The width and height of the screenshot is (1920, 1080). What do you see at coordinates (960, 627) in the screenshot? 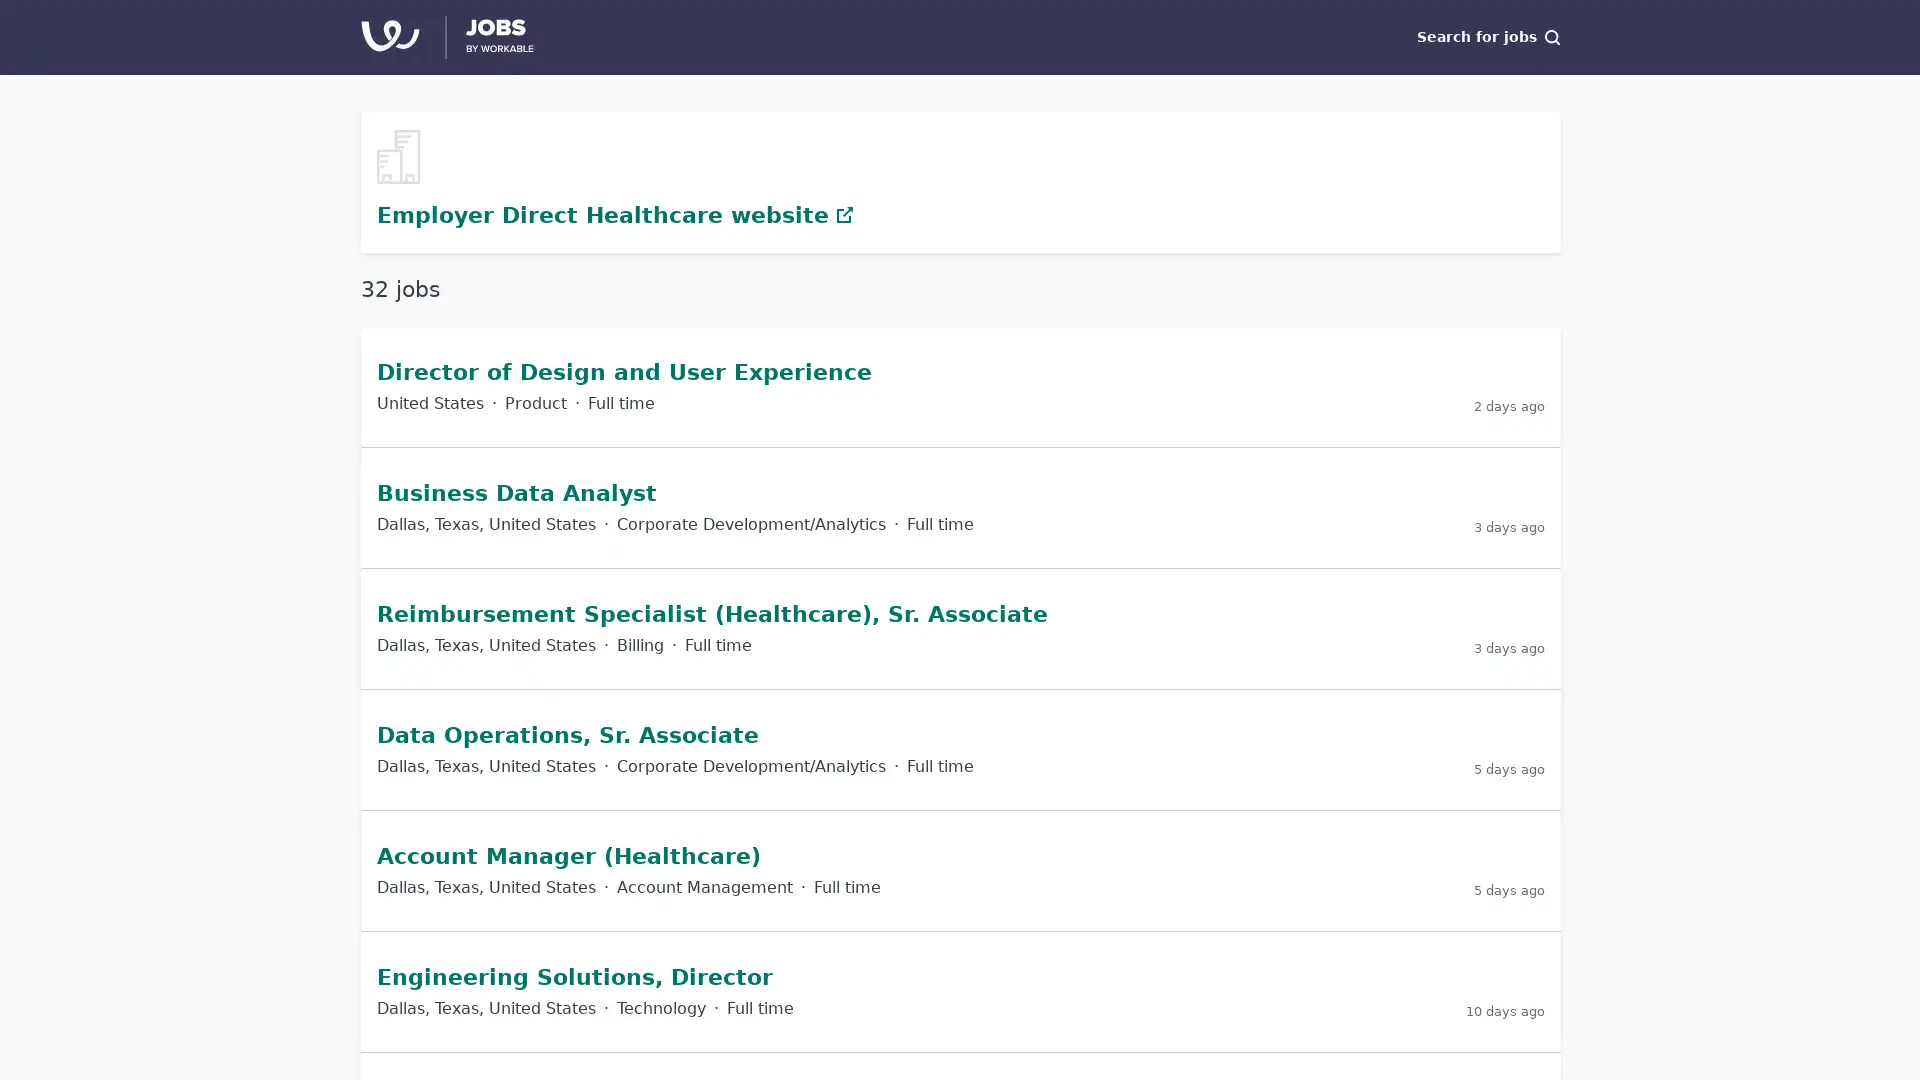
I see `Reimbursement Specialist (Healthcare), Sr. Associate at Employer Direct Healthcare` at bounding box center [960, 627].